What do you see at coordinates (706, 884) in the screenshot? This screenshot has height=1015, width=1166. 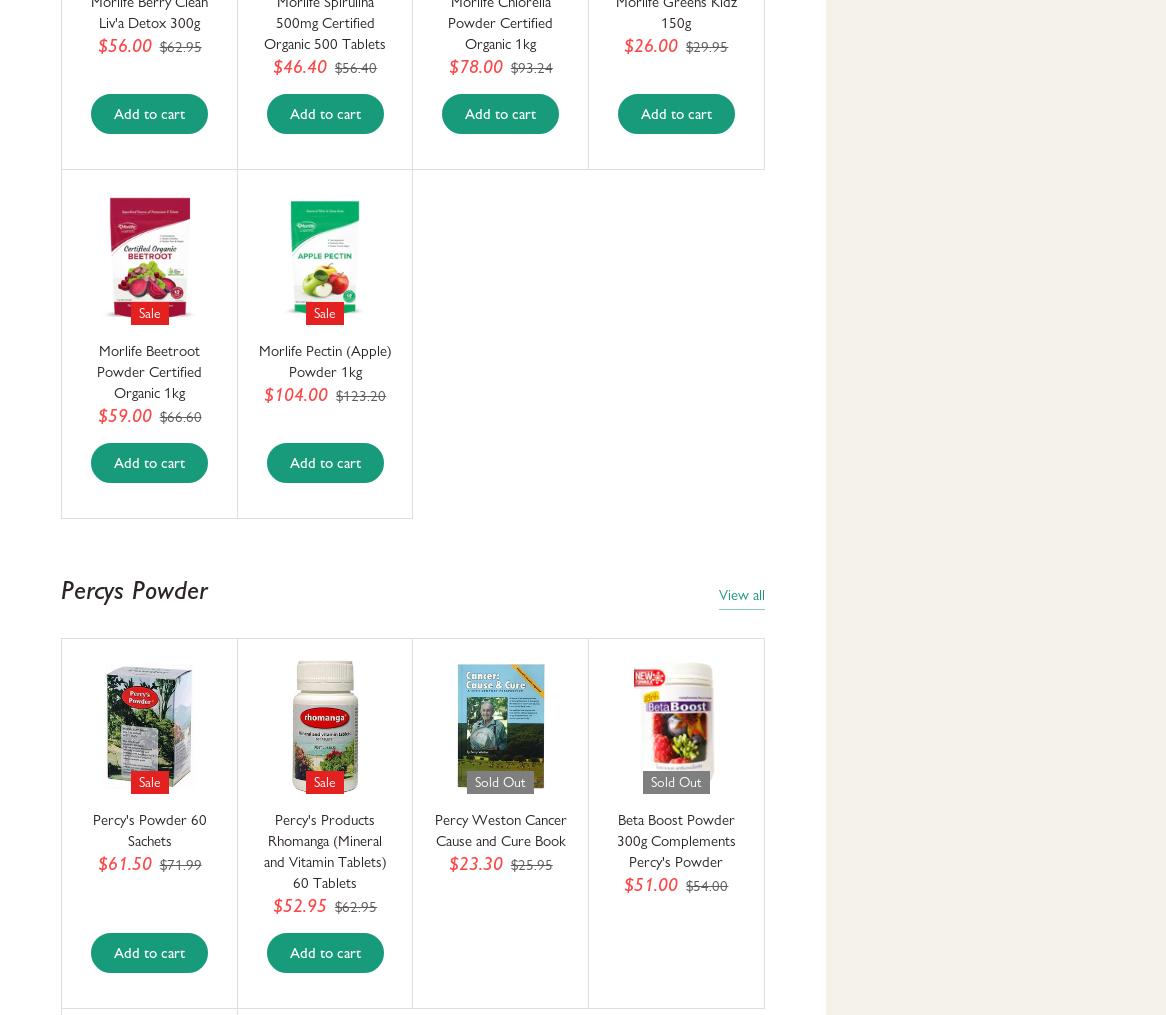 I see `'$54.00'` at bounding box center [706, 884].